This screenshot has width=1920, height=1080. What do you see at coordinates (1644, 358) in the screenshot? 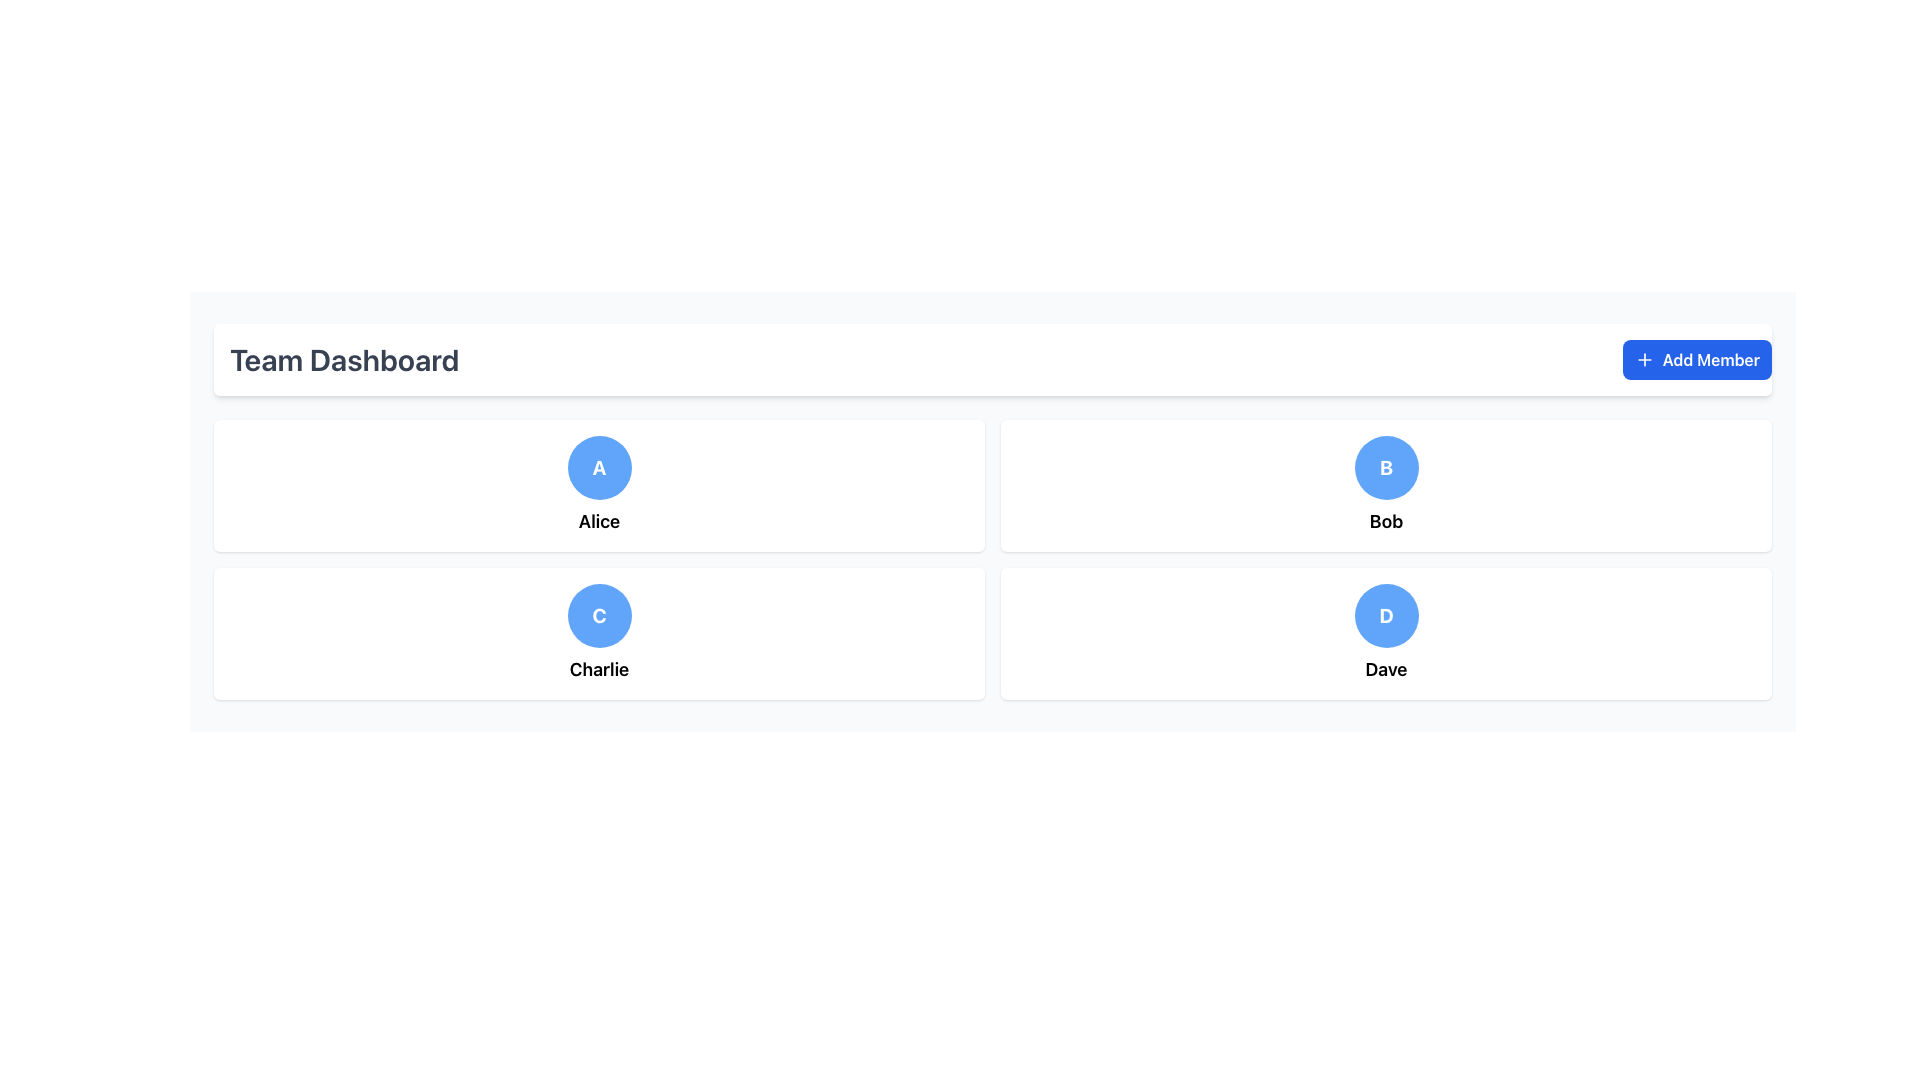
I see `the small blue plus icon that is part of the 'Add Member' button, located to the left of the text label 'Add Member'` at bounding box center [1644, 358].